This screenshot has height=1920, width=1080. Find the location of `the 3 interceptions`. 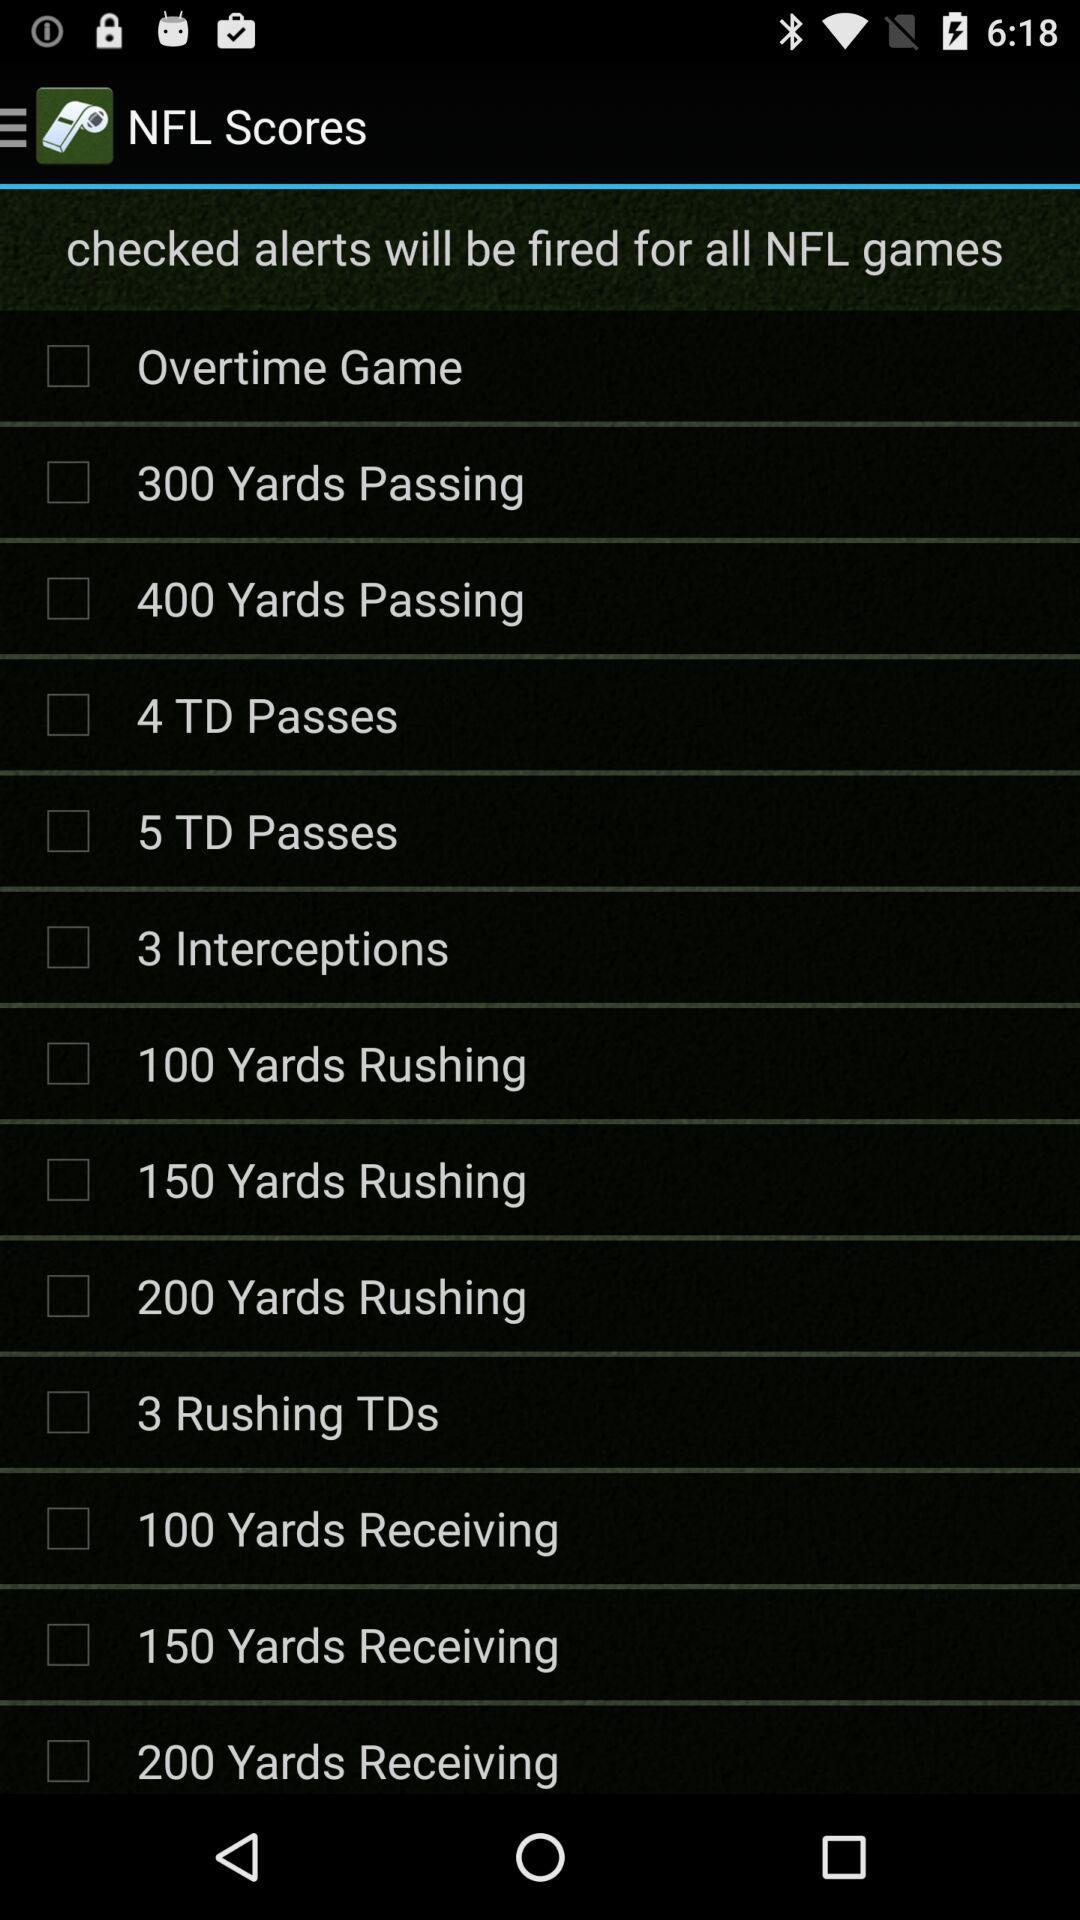

the 3 interceptions is located at coordinates (292, 945).